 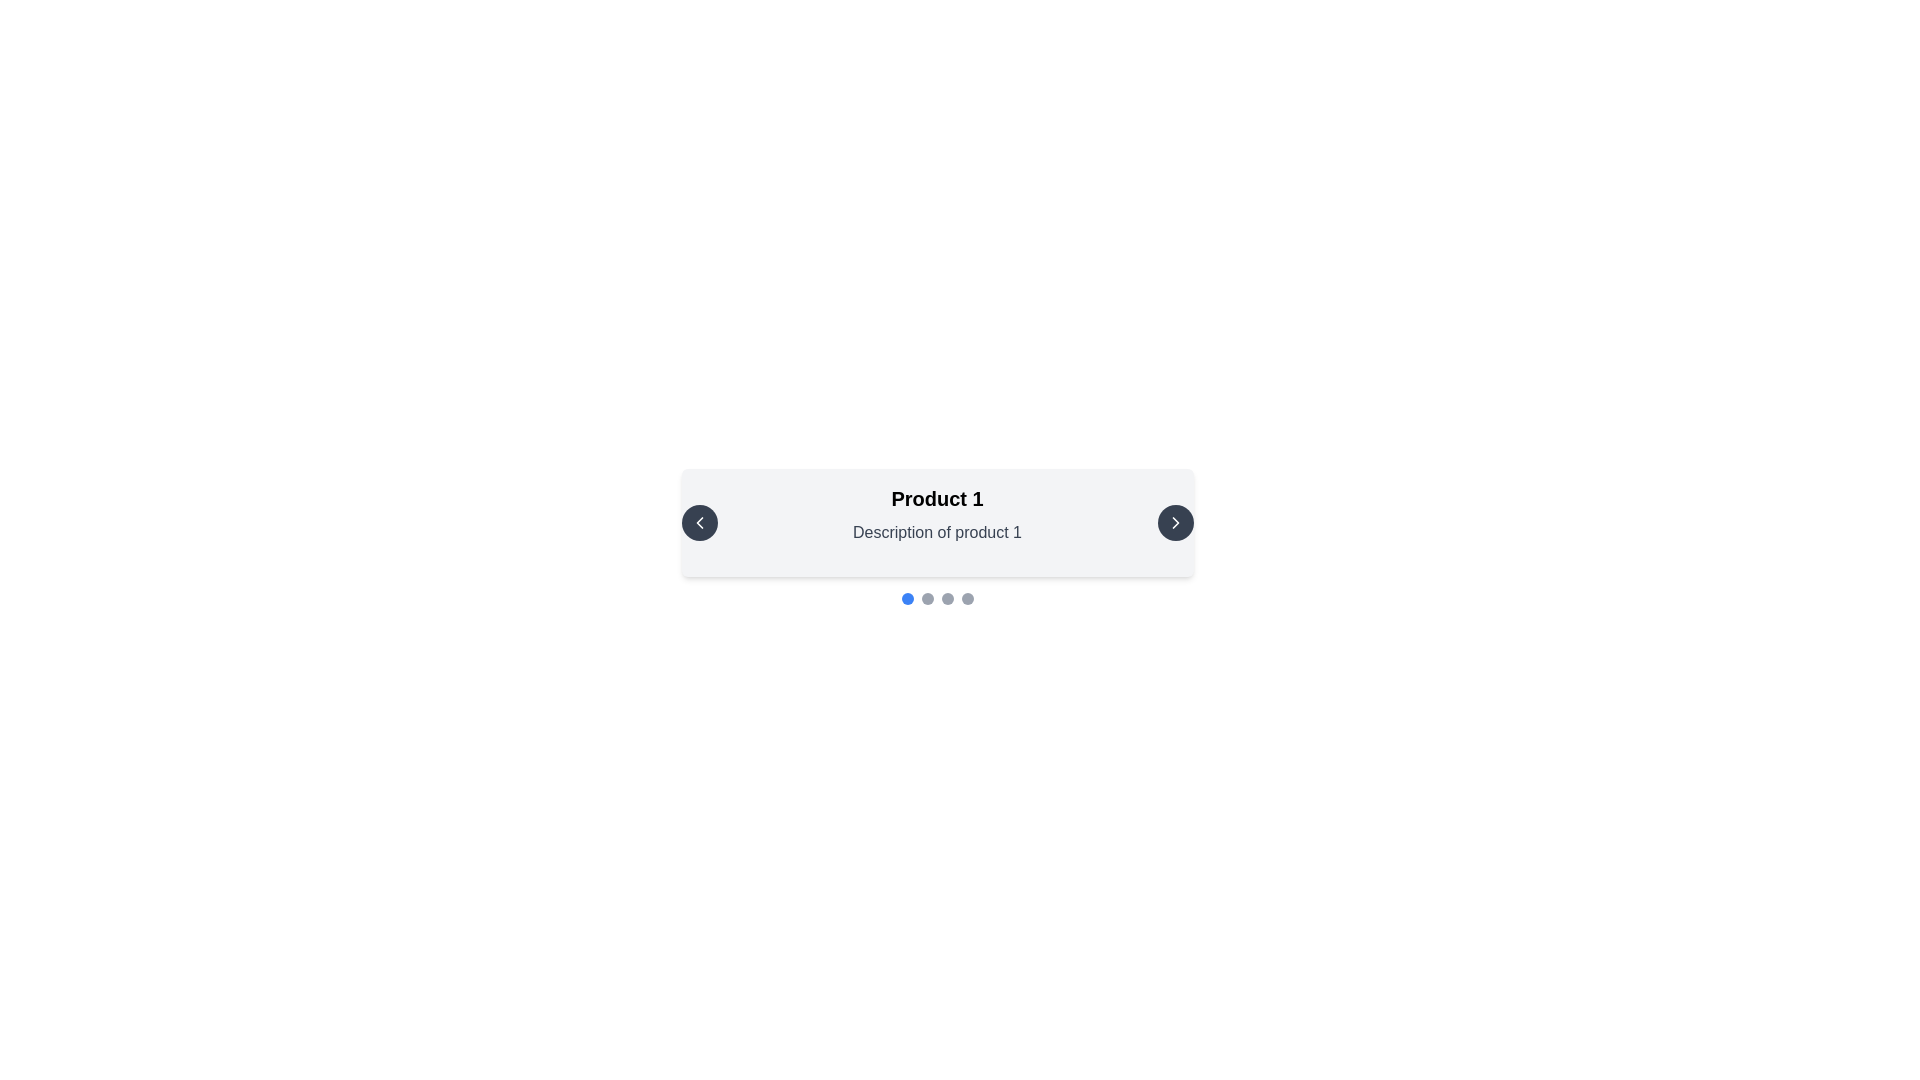 I want to click on the 'previous' icon button located on the left portion of the card, so click(x=699, y=522).